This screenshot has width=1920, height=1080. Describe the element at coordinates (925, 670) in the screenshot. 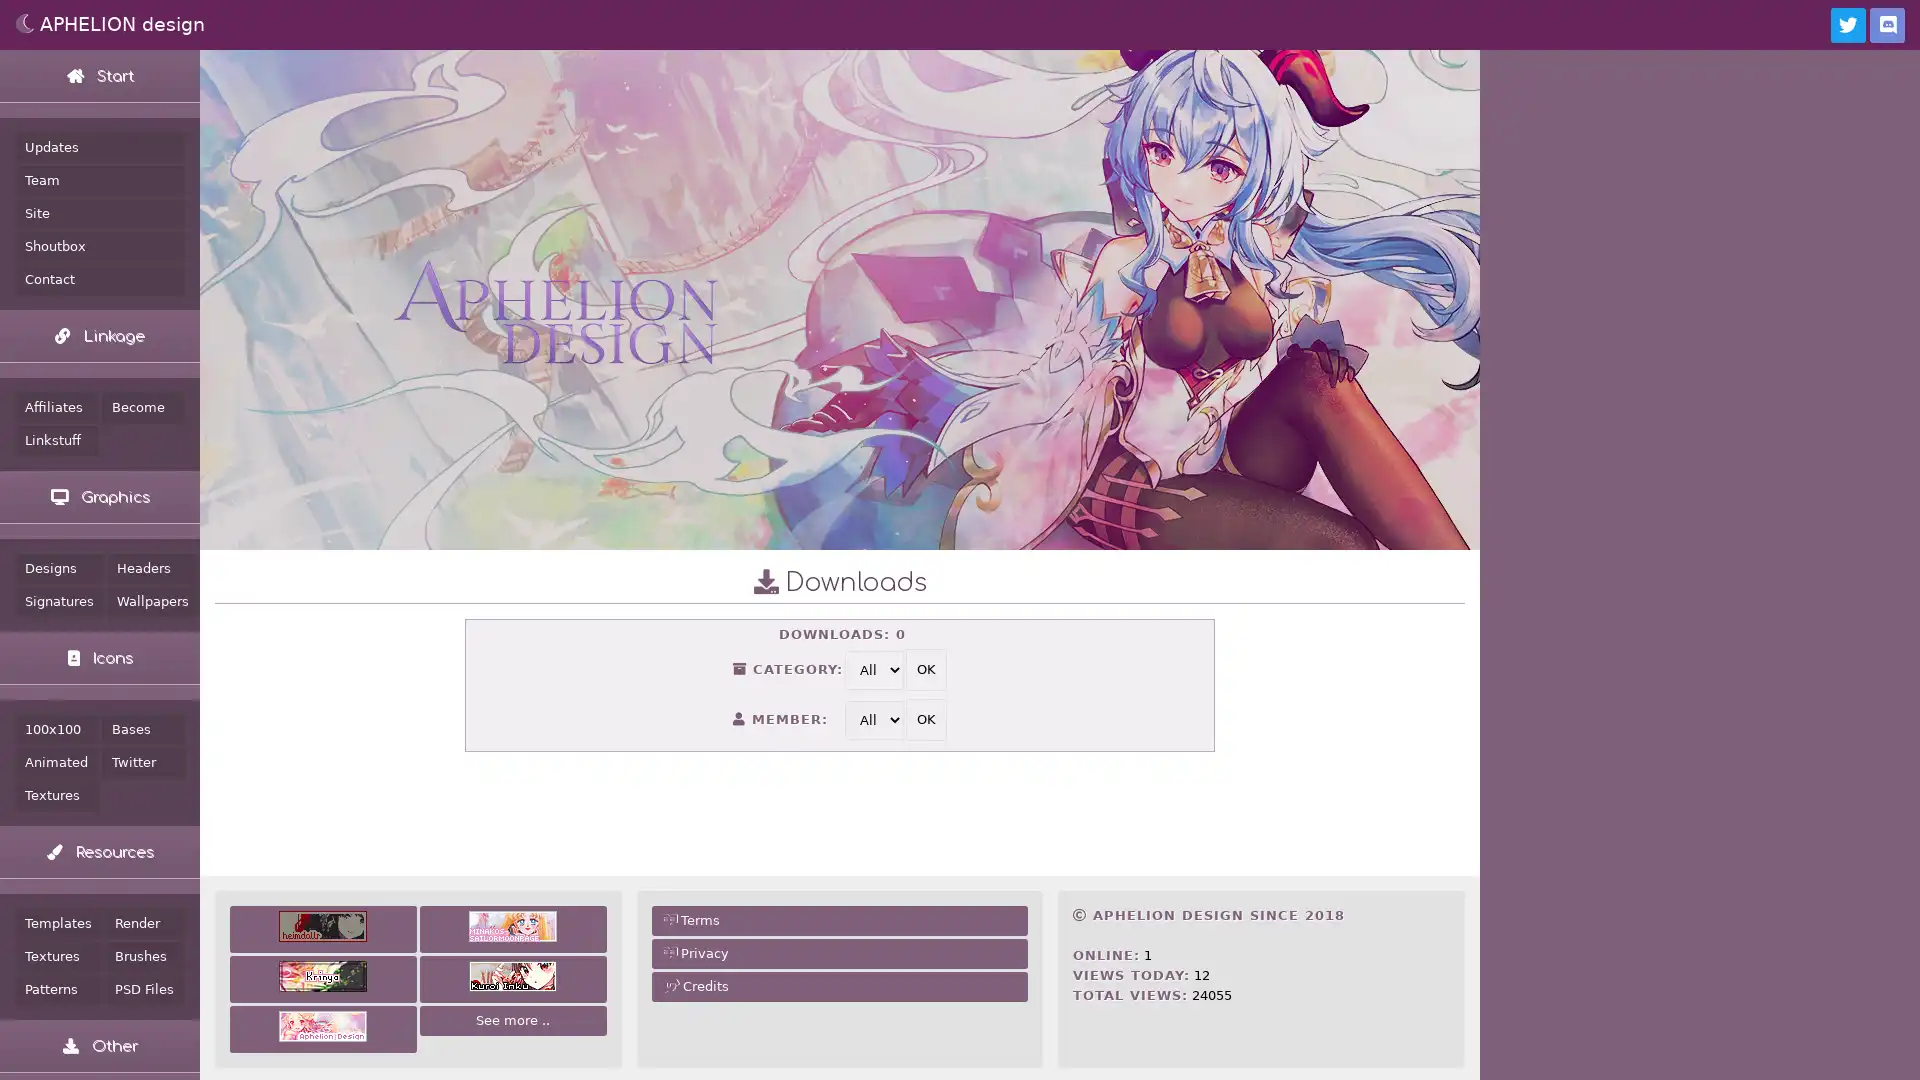

I see `OK` at that location.